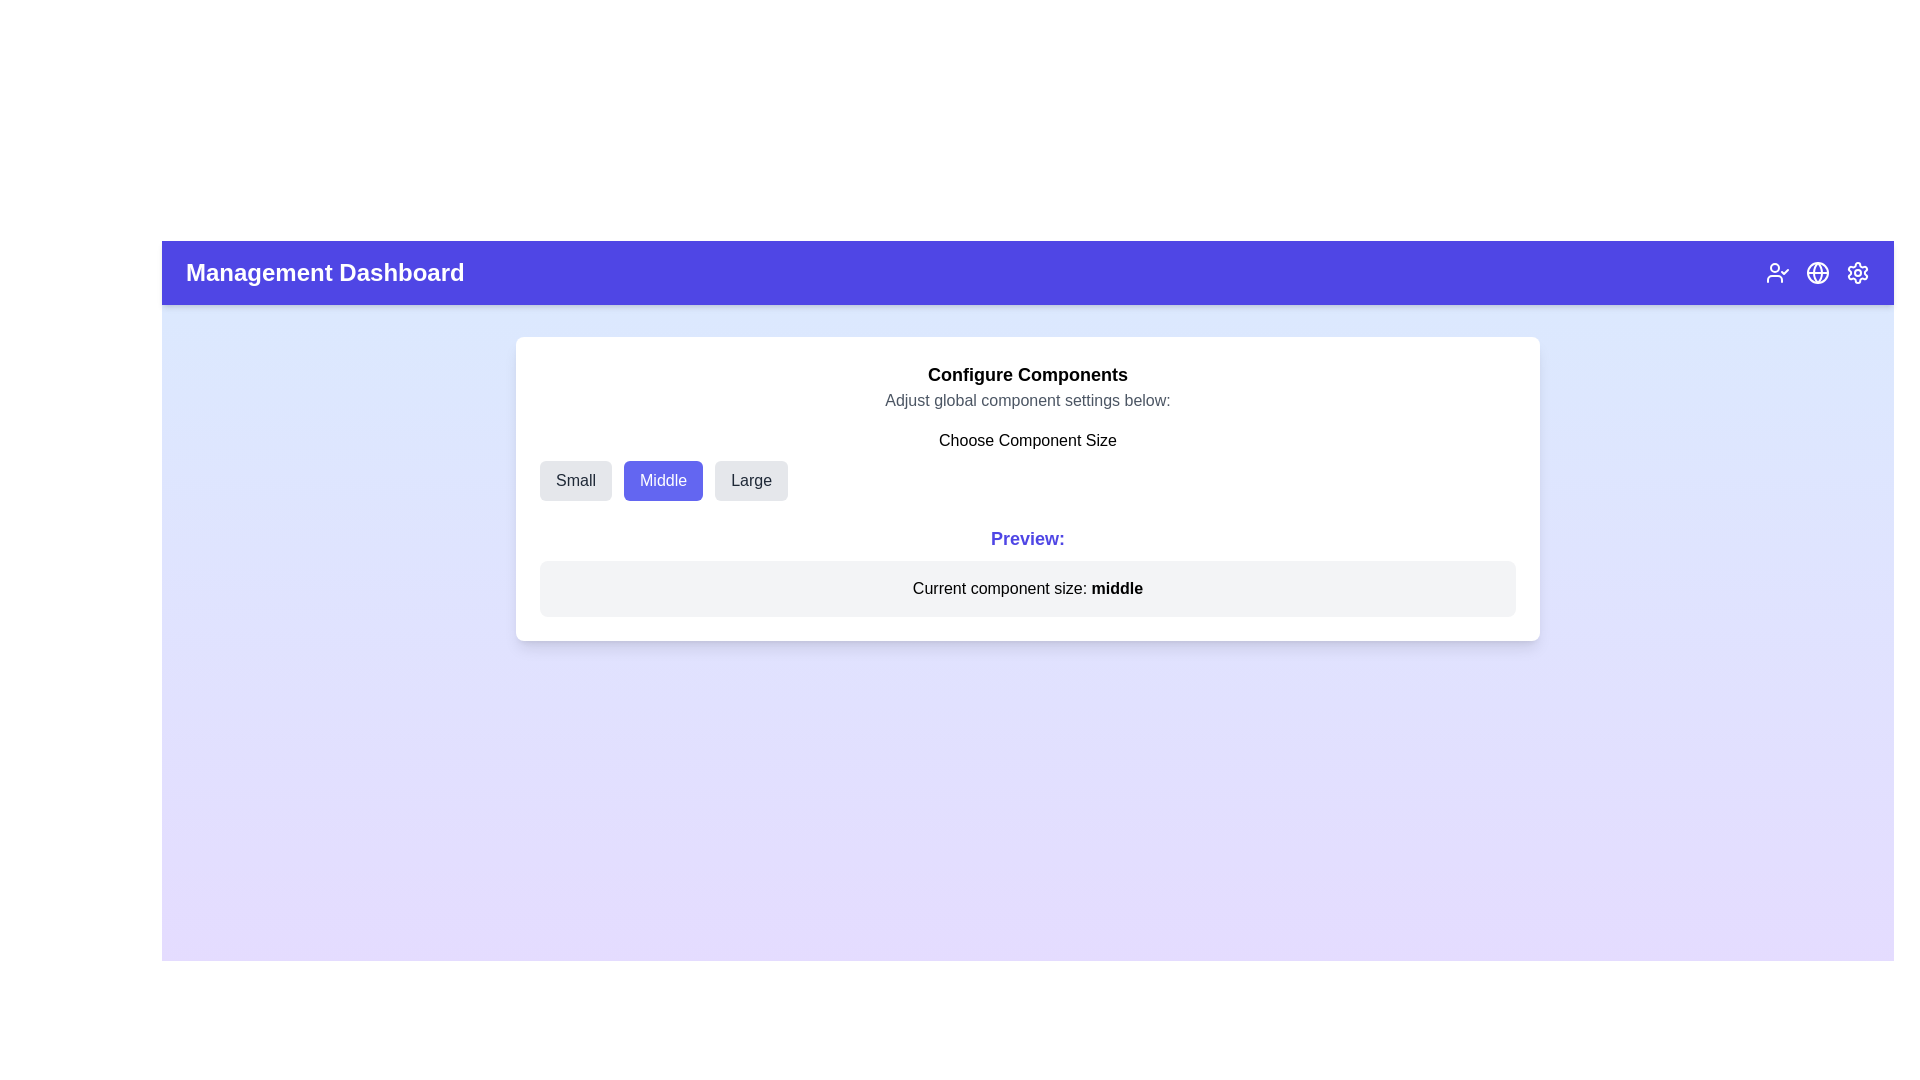 The width and height of the screenshot is (1920, 1080). I want to click on the interactive button for selecting a smaller size option, located at the top-left of its group, so click(575, 481).